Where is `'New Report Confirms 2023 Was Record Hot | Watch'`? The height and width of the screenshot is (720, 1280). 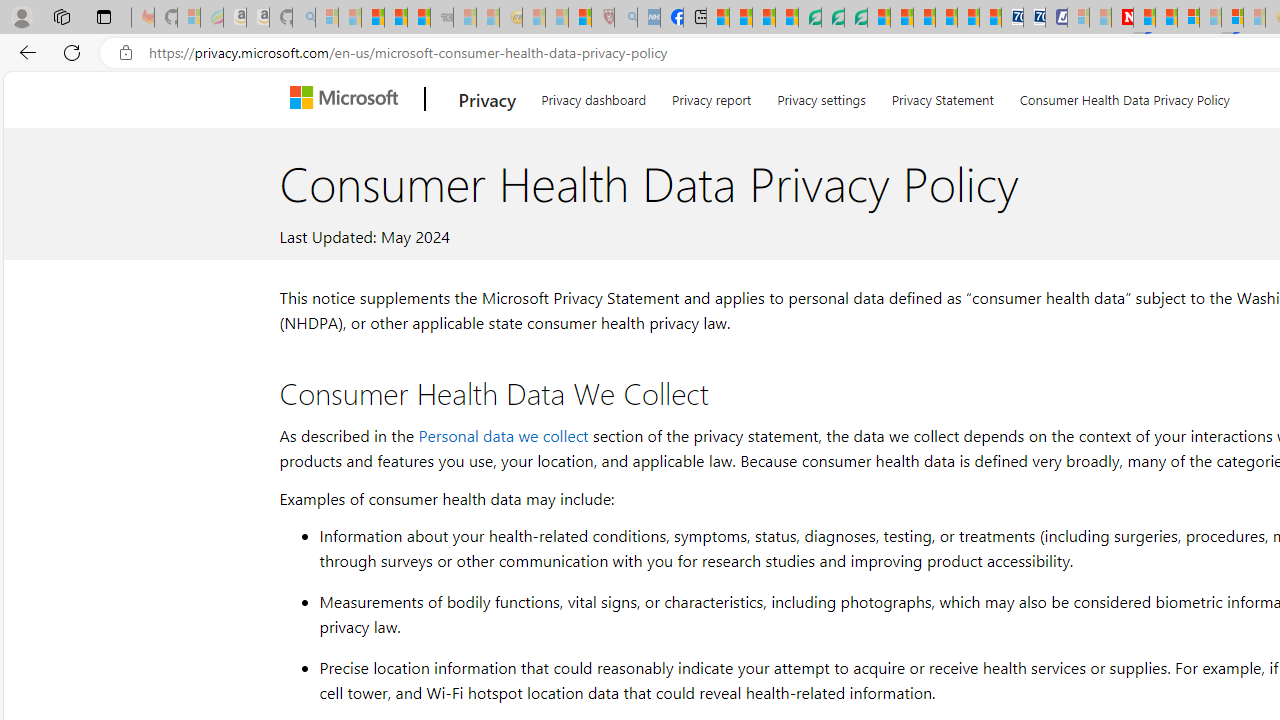 'New Report Confirms 2023 Was Record Hot | Watch' is located at coordinates (418, 17).